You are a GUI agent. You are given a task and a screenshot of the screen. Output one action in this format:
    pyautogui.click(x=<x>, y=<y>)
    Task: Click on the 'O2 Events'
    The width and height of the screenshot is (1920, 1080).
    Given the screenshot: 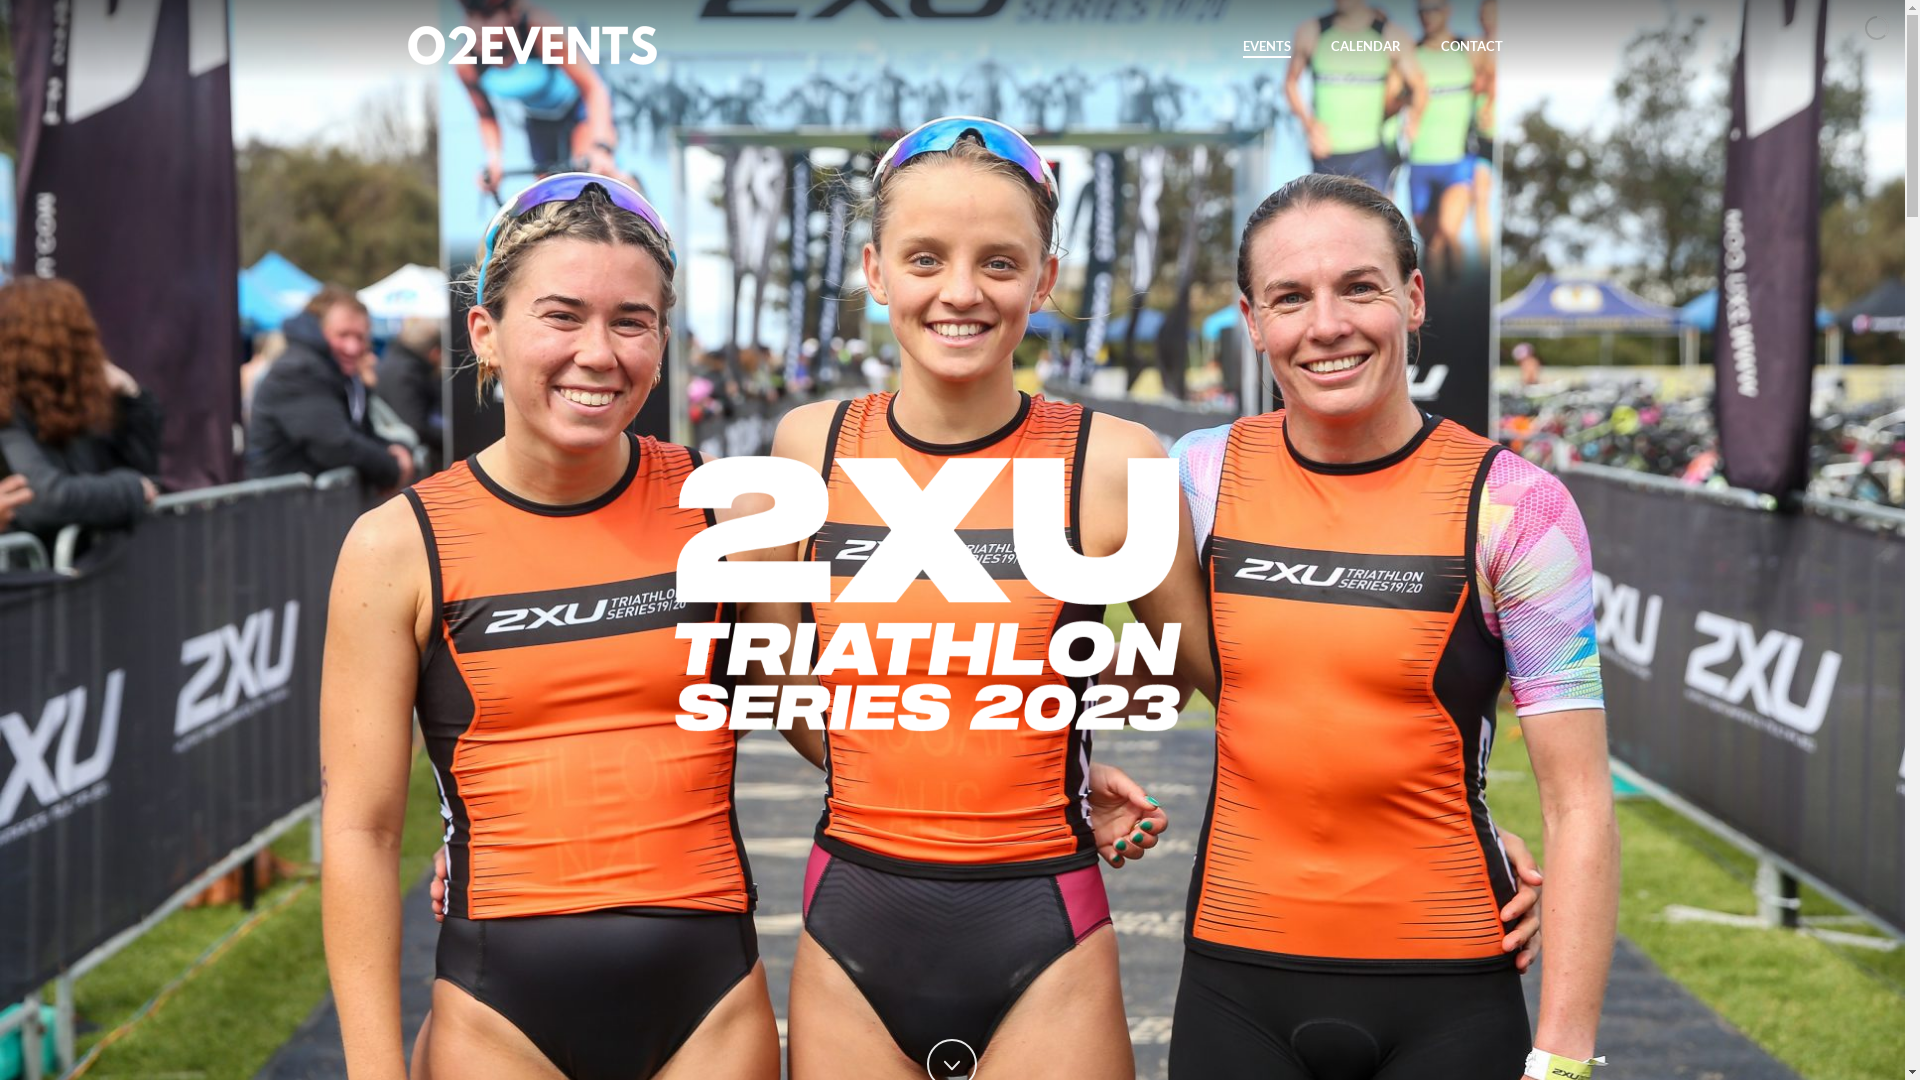 What is the action you would take?
    pyautogui.click(x=401, y=45)
    